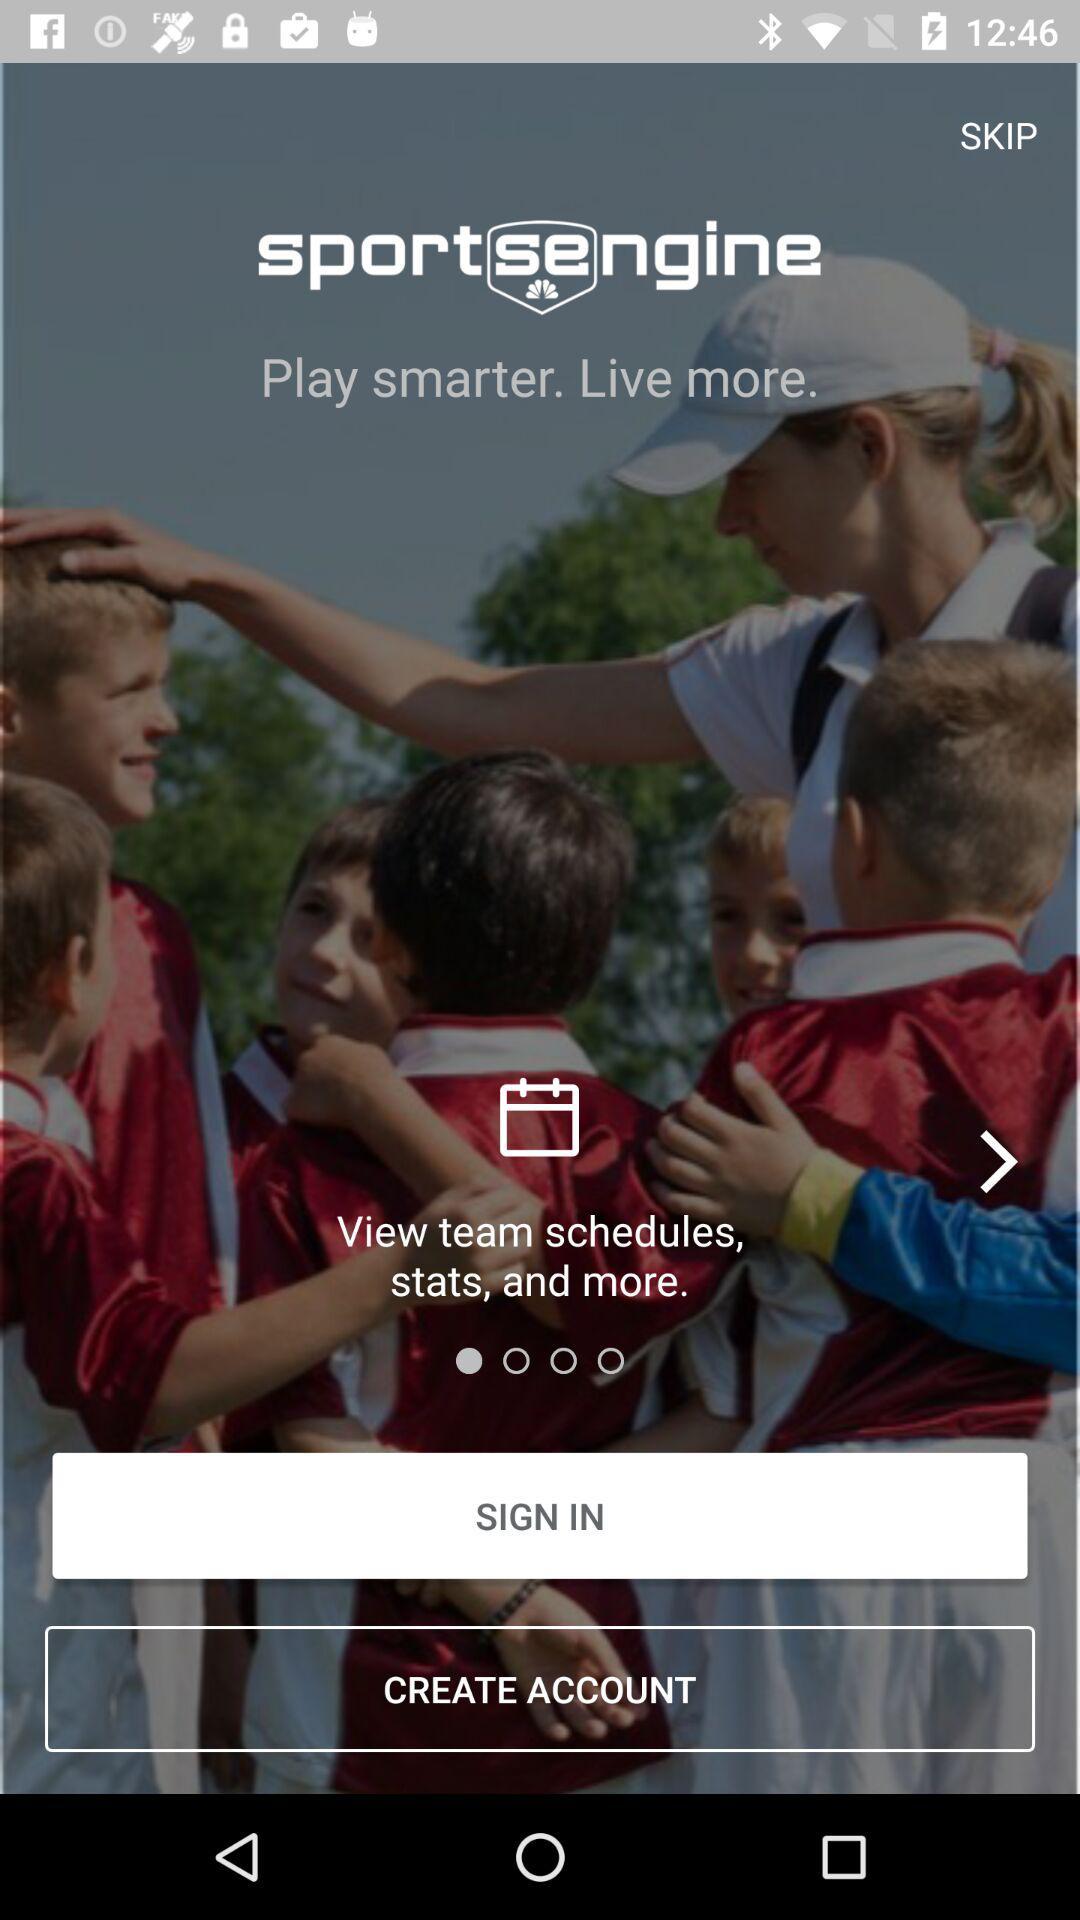 The height and width of the screenshot is (1920, 1080). Describe the element at coordinates (540, 1688) in the screenshot. I see `the create account item` at that location.